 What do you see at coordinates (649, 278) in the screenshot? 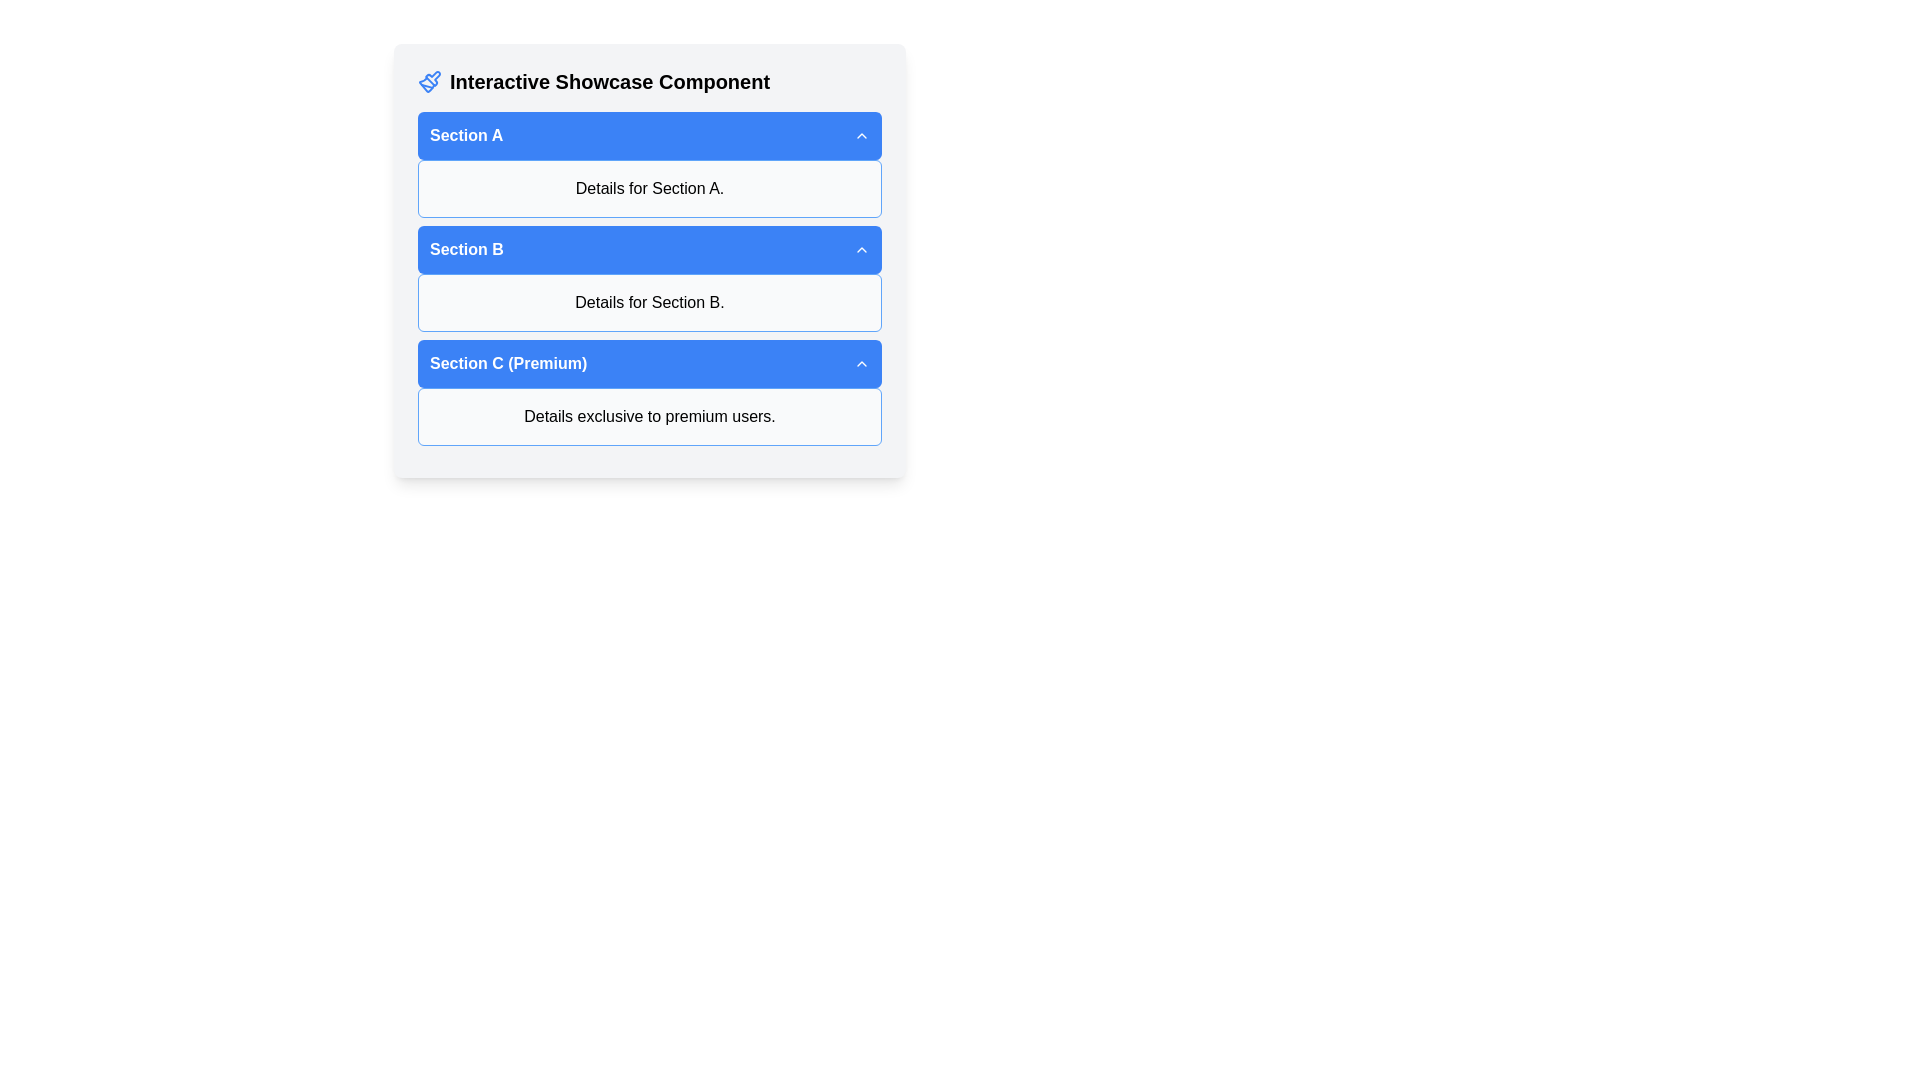
I see `the title of the collapsible panel for 'Section B' to read its content` at bounding box center [649, 278].